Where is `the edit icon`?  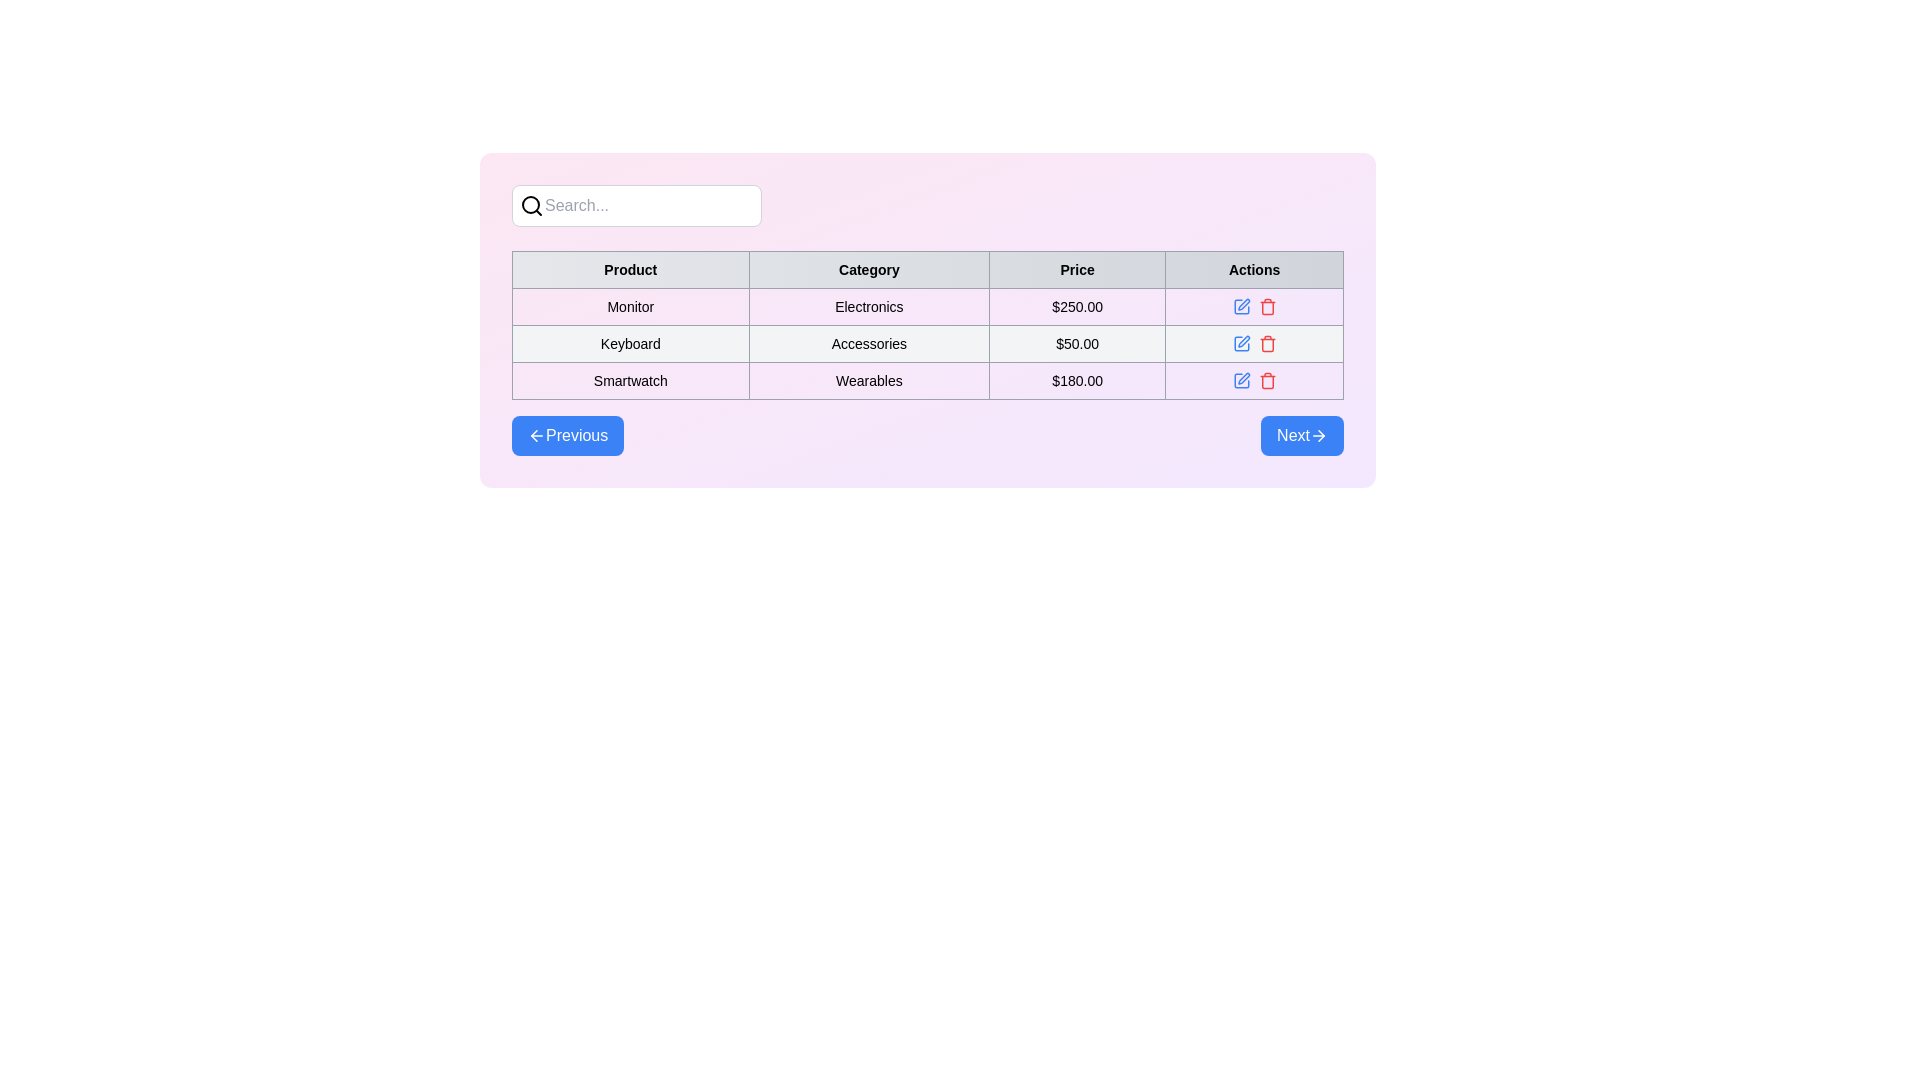
the edit icon is located at coordinates (1242, 340).